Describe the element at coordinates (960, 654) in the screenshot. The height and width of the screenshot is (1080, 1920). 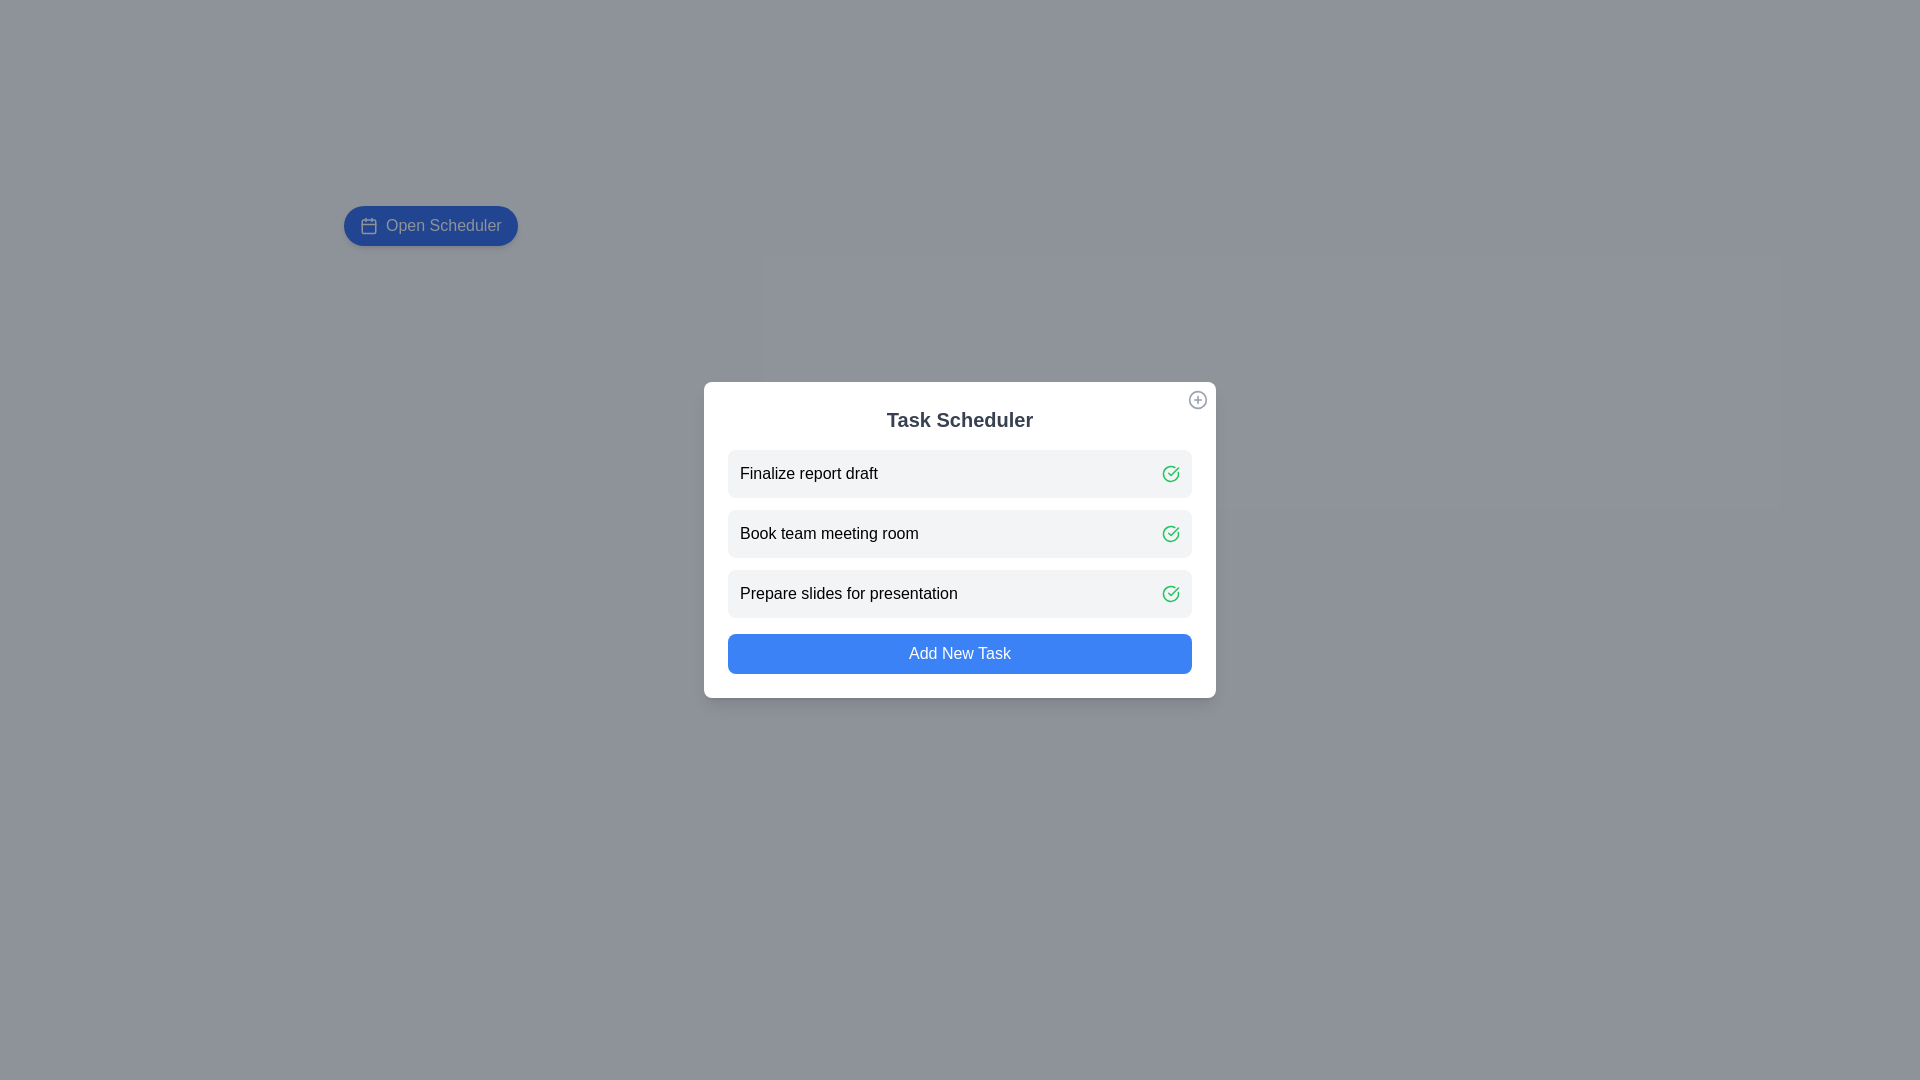
I see `the blue rectangular button with rounded corners labeled 'Add New Task' for accessibility navigation` at that location.